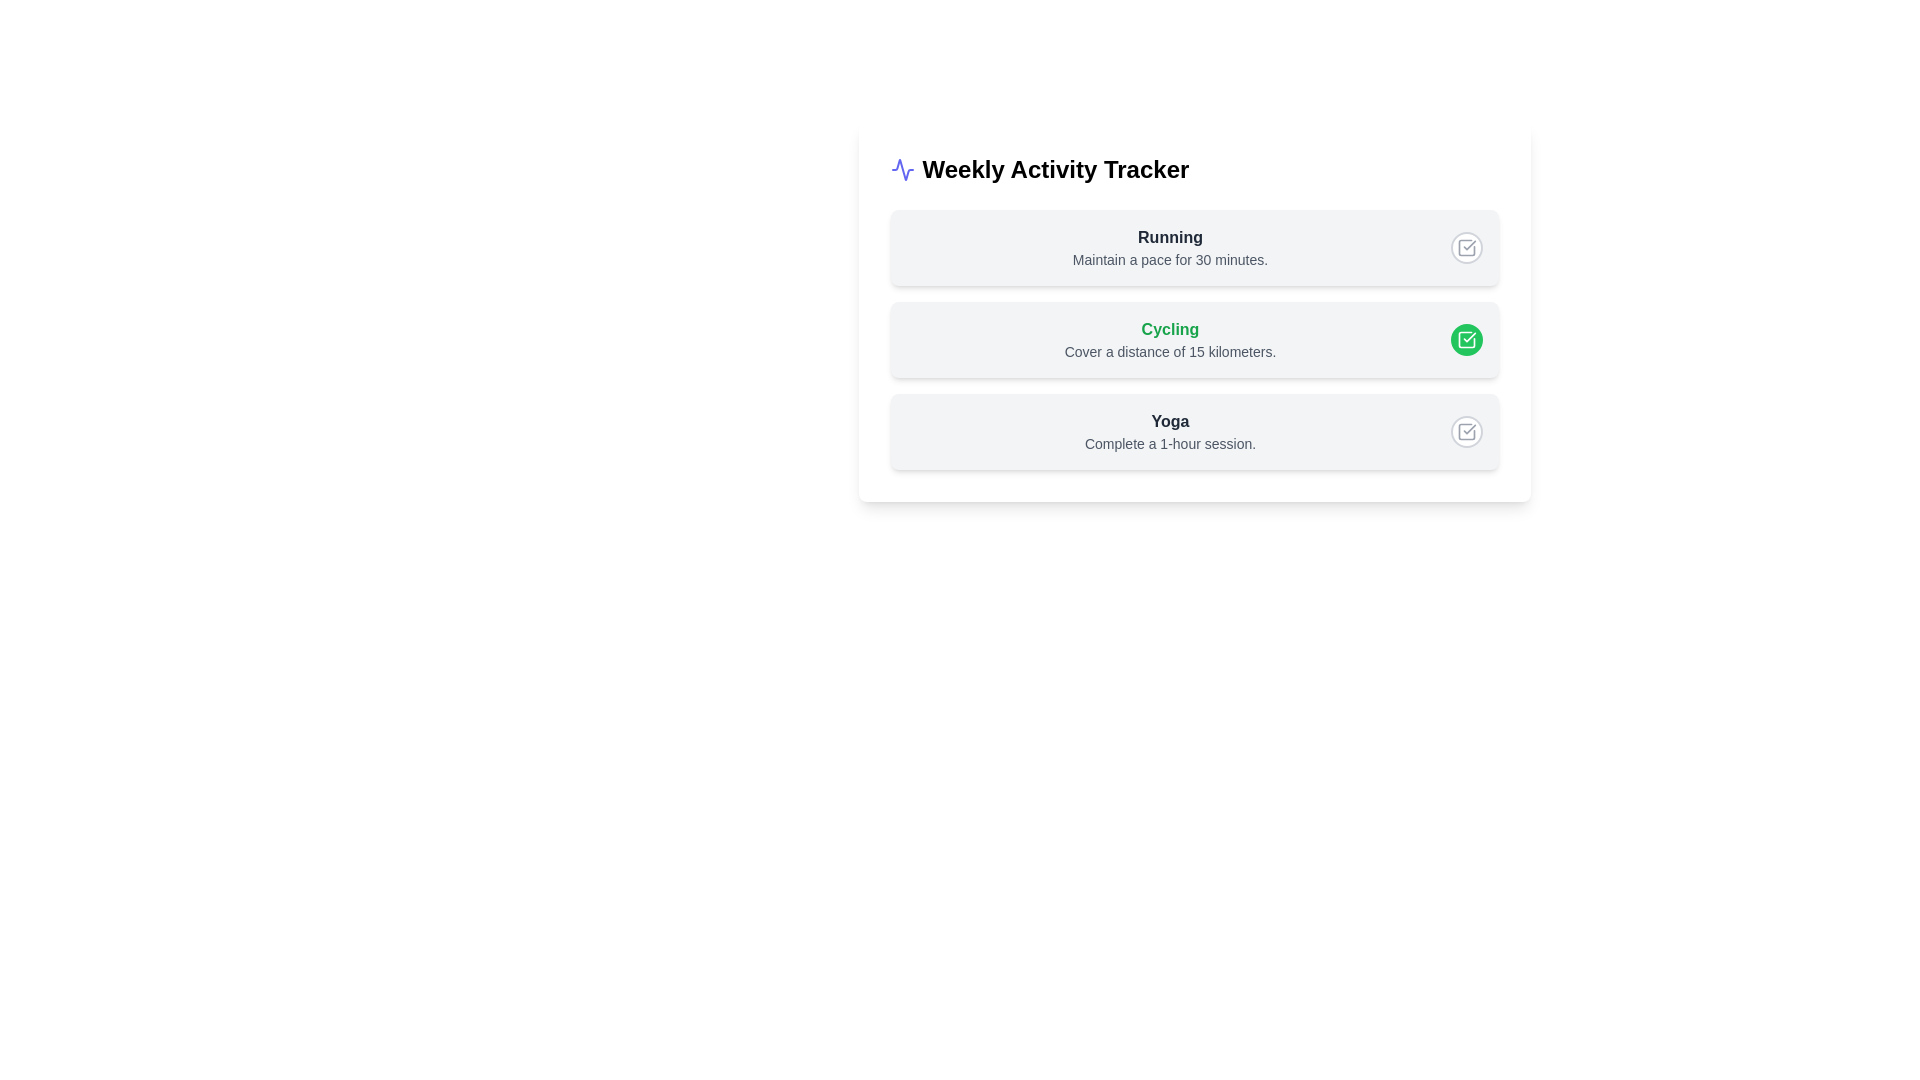 The width and height of the screenshot is (1920, 1080). Describe the element at coordinates (1466, 246) in the screenshot. I see `the square-checkmark icon embedded within the circular button indicating the 'Running' status, located towards the right-end of the 'Running' action box` at that location.